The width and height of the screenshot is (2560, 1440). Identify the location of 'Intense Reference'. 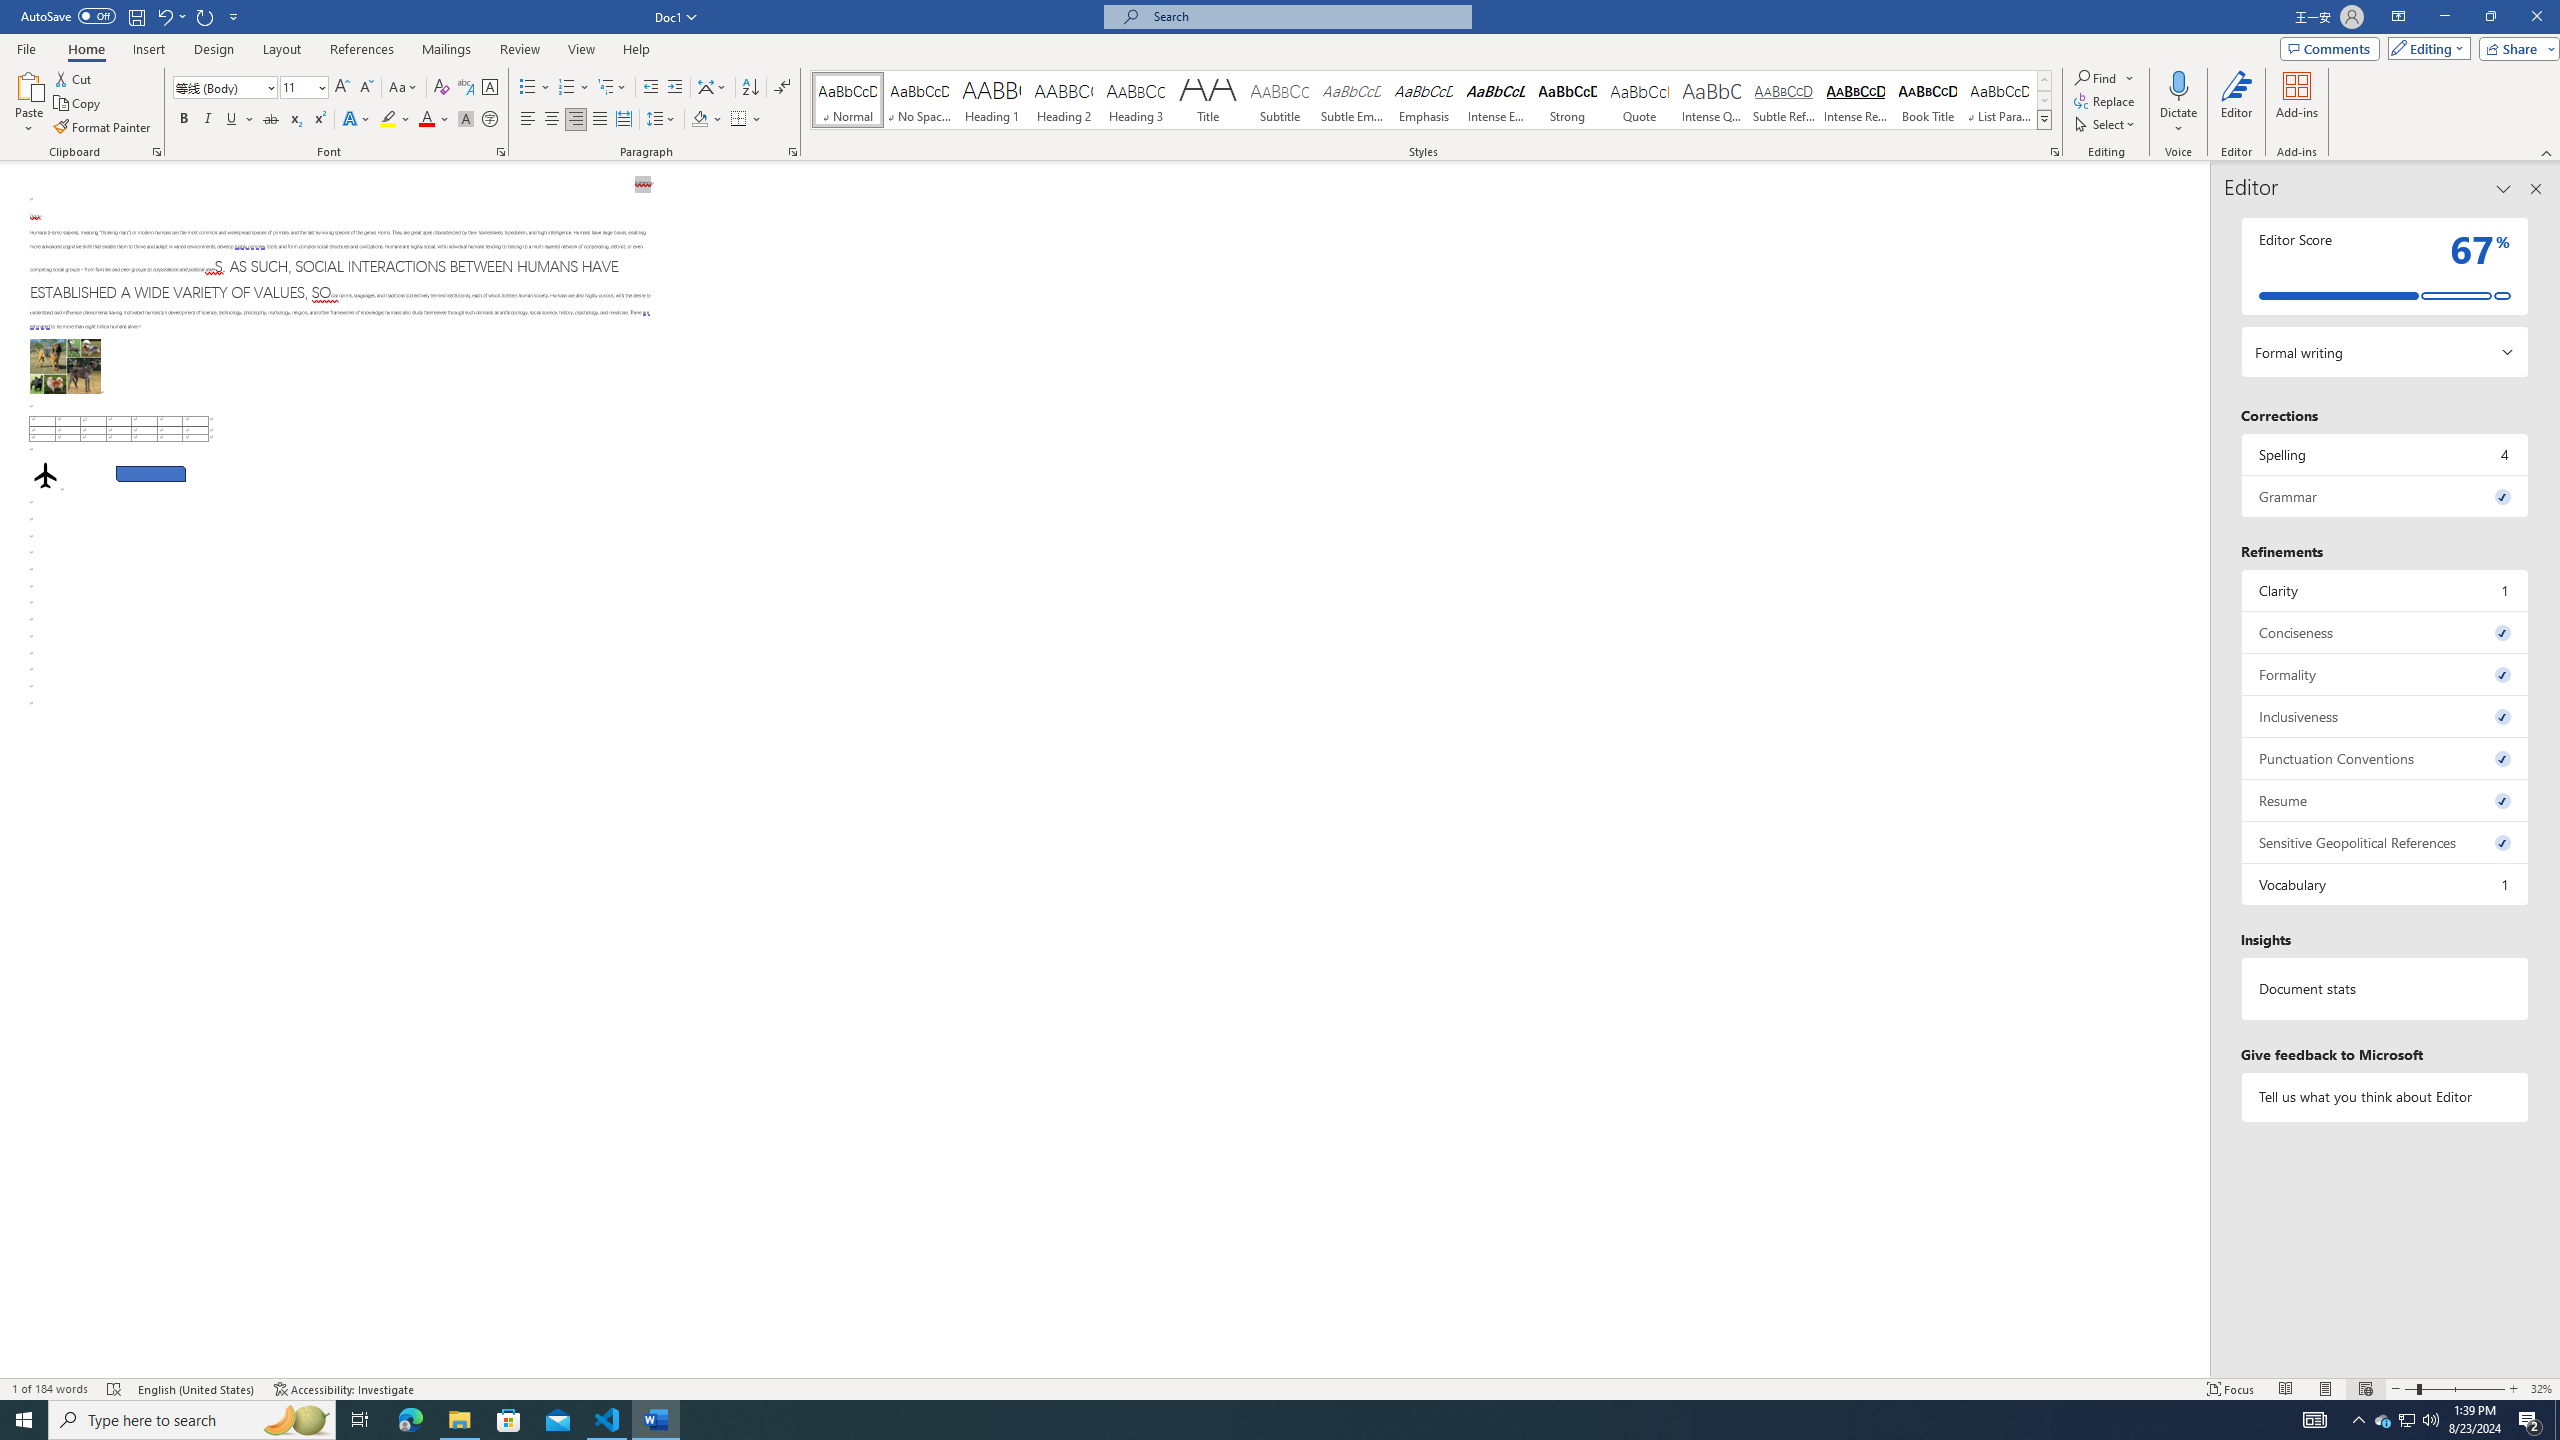
(1855, 99).